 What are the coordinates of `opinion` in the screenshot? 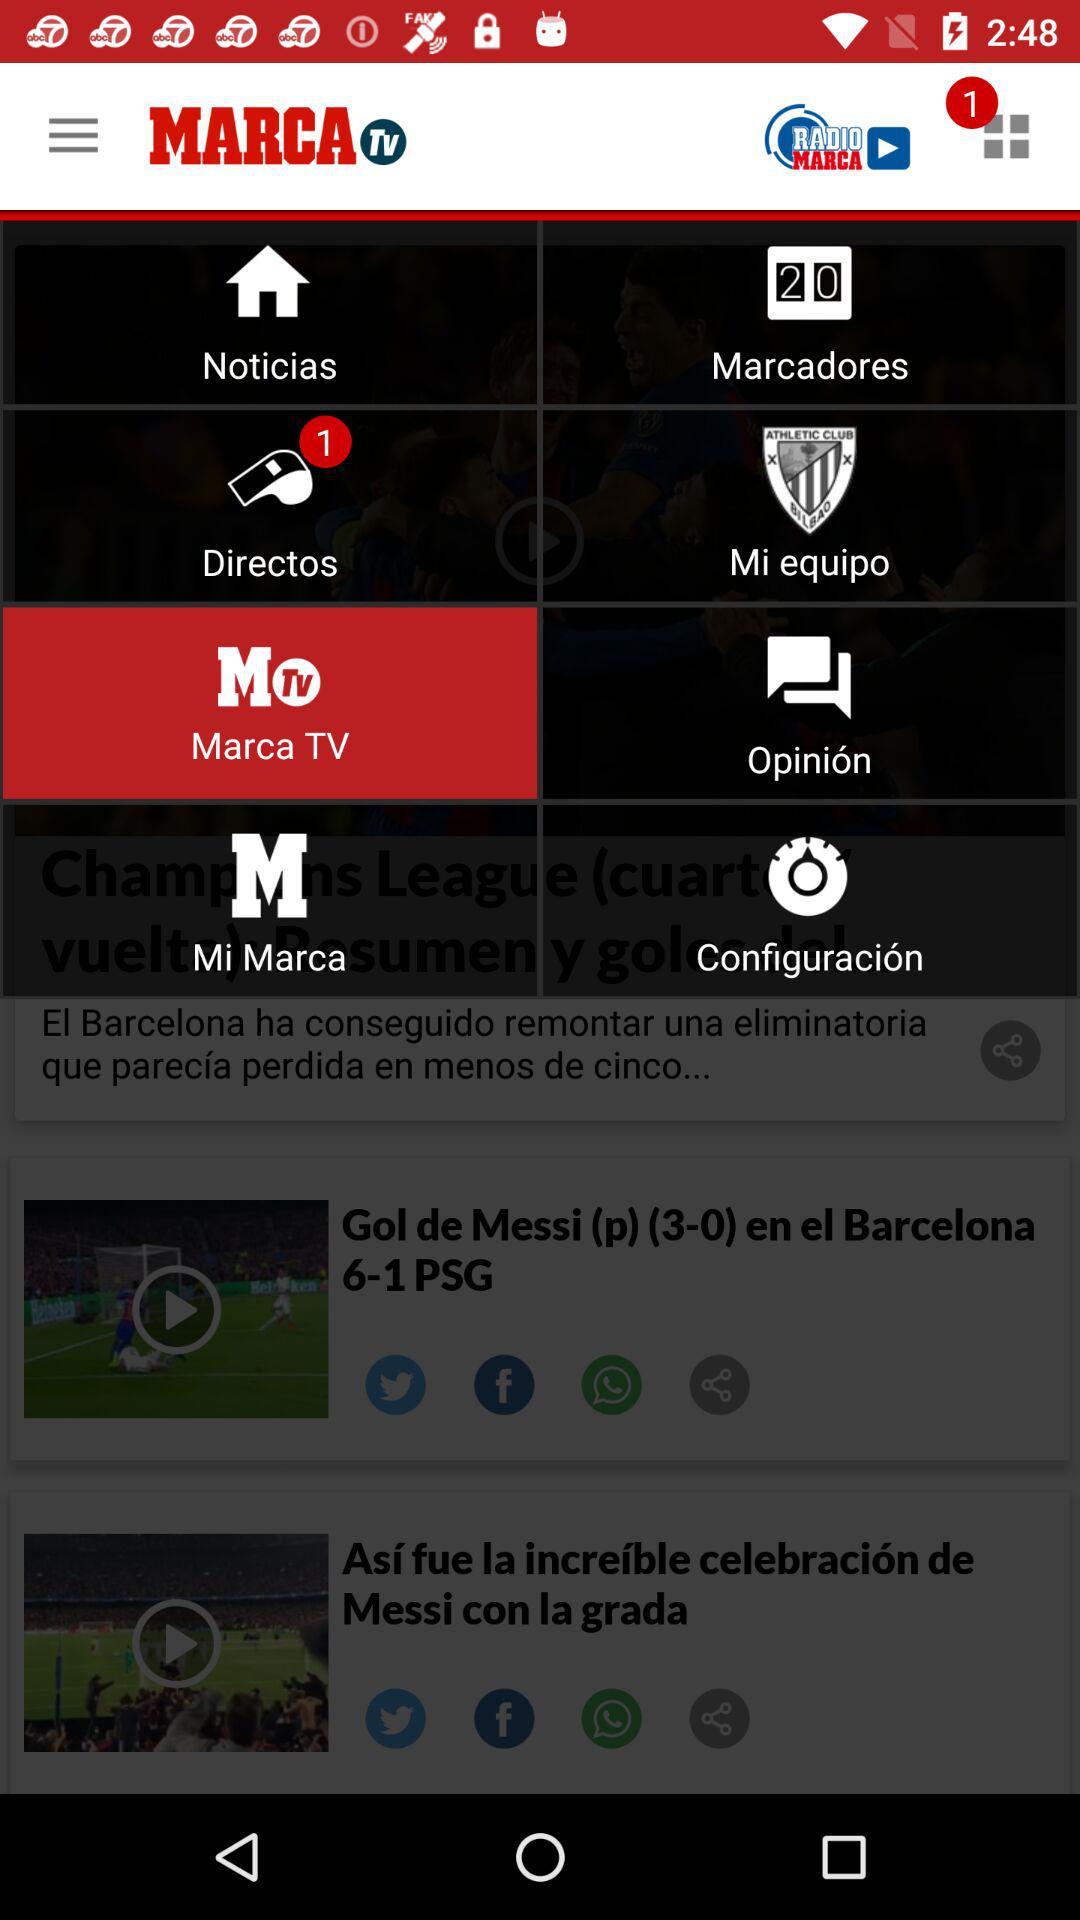 It's located at (810, 703).